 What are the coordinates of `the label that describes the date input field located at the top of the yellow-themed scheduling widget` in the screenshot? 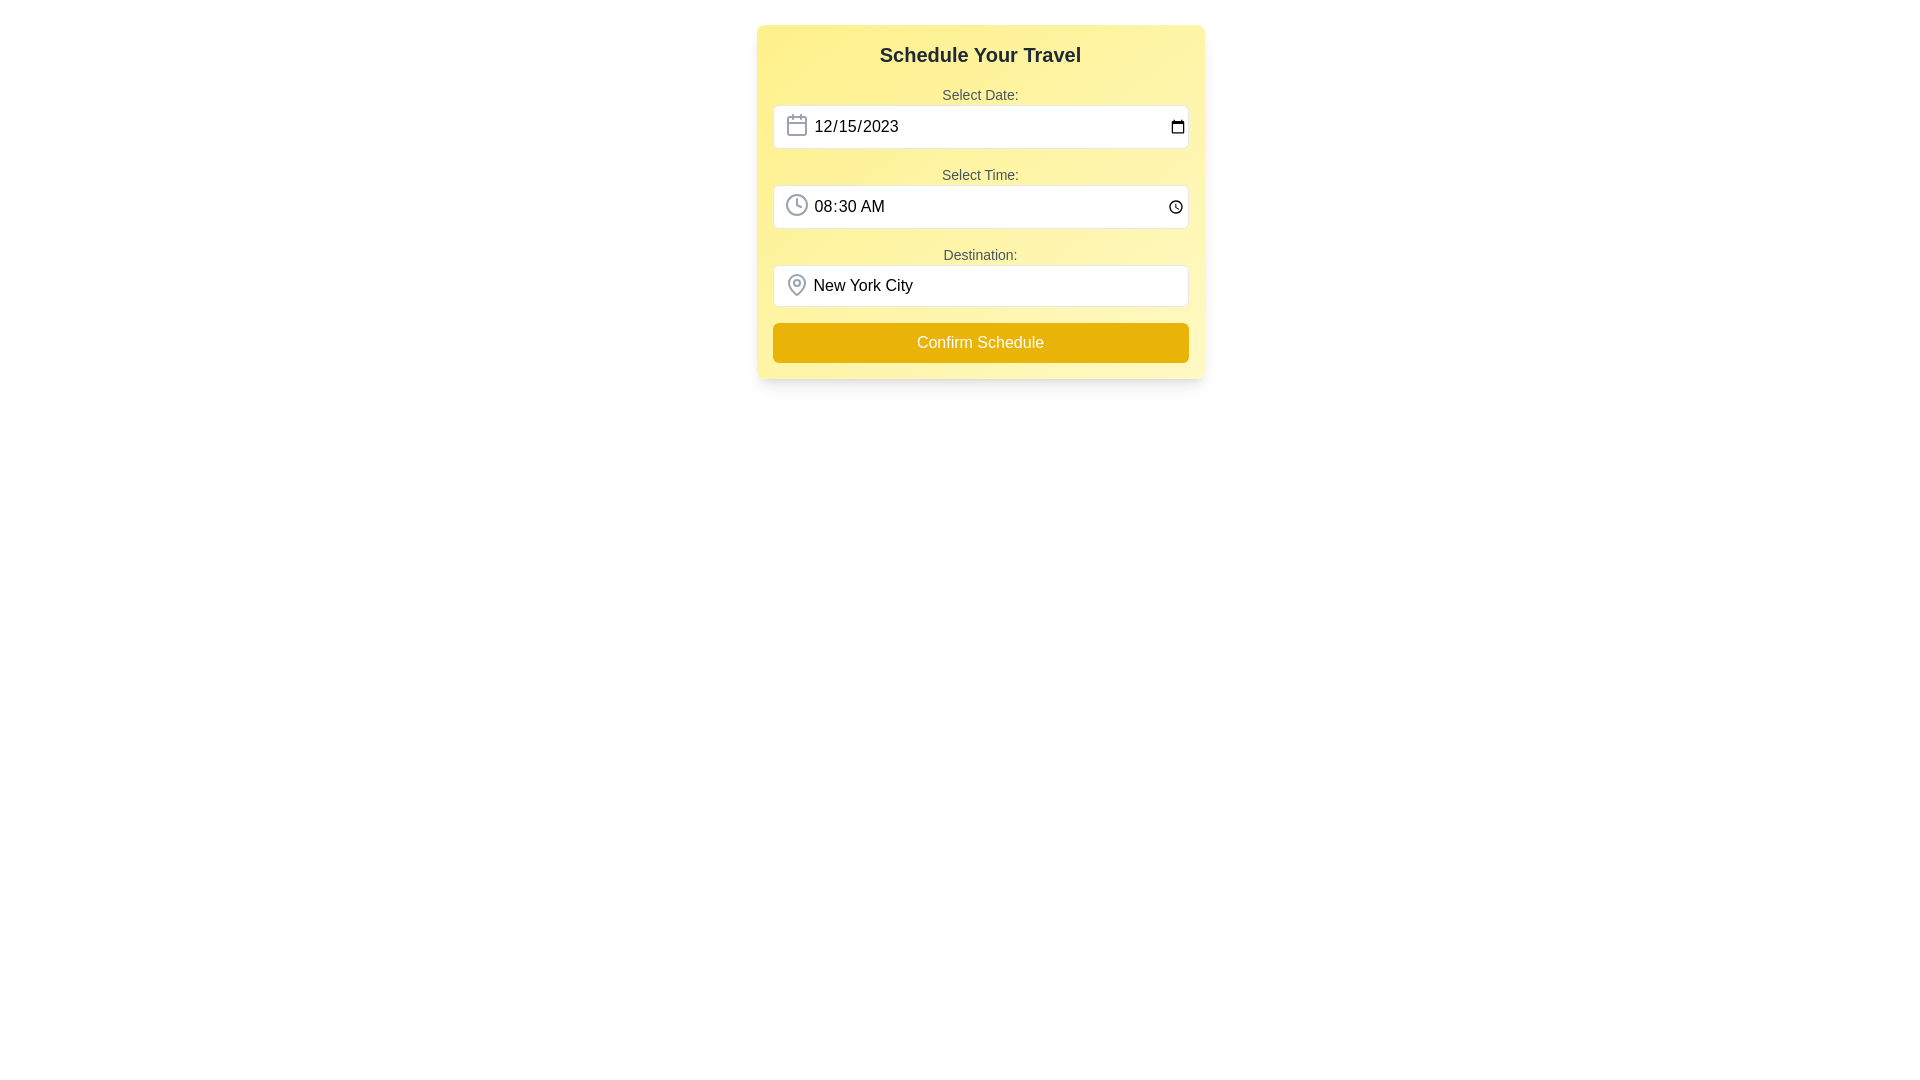 It's located at (980, 95).